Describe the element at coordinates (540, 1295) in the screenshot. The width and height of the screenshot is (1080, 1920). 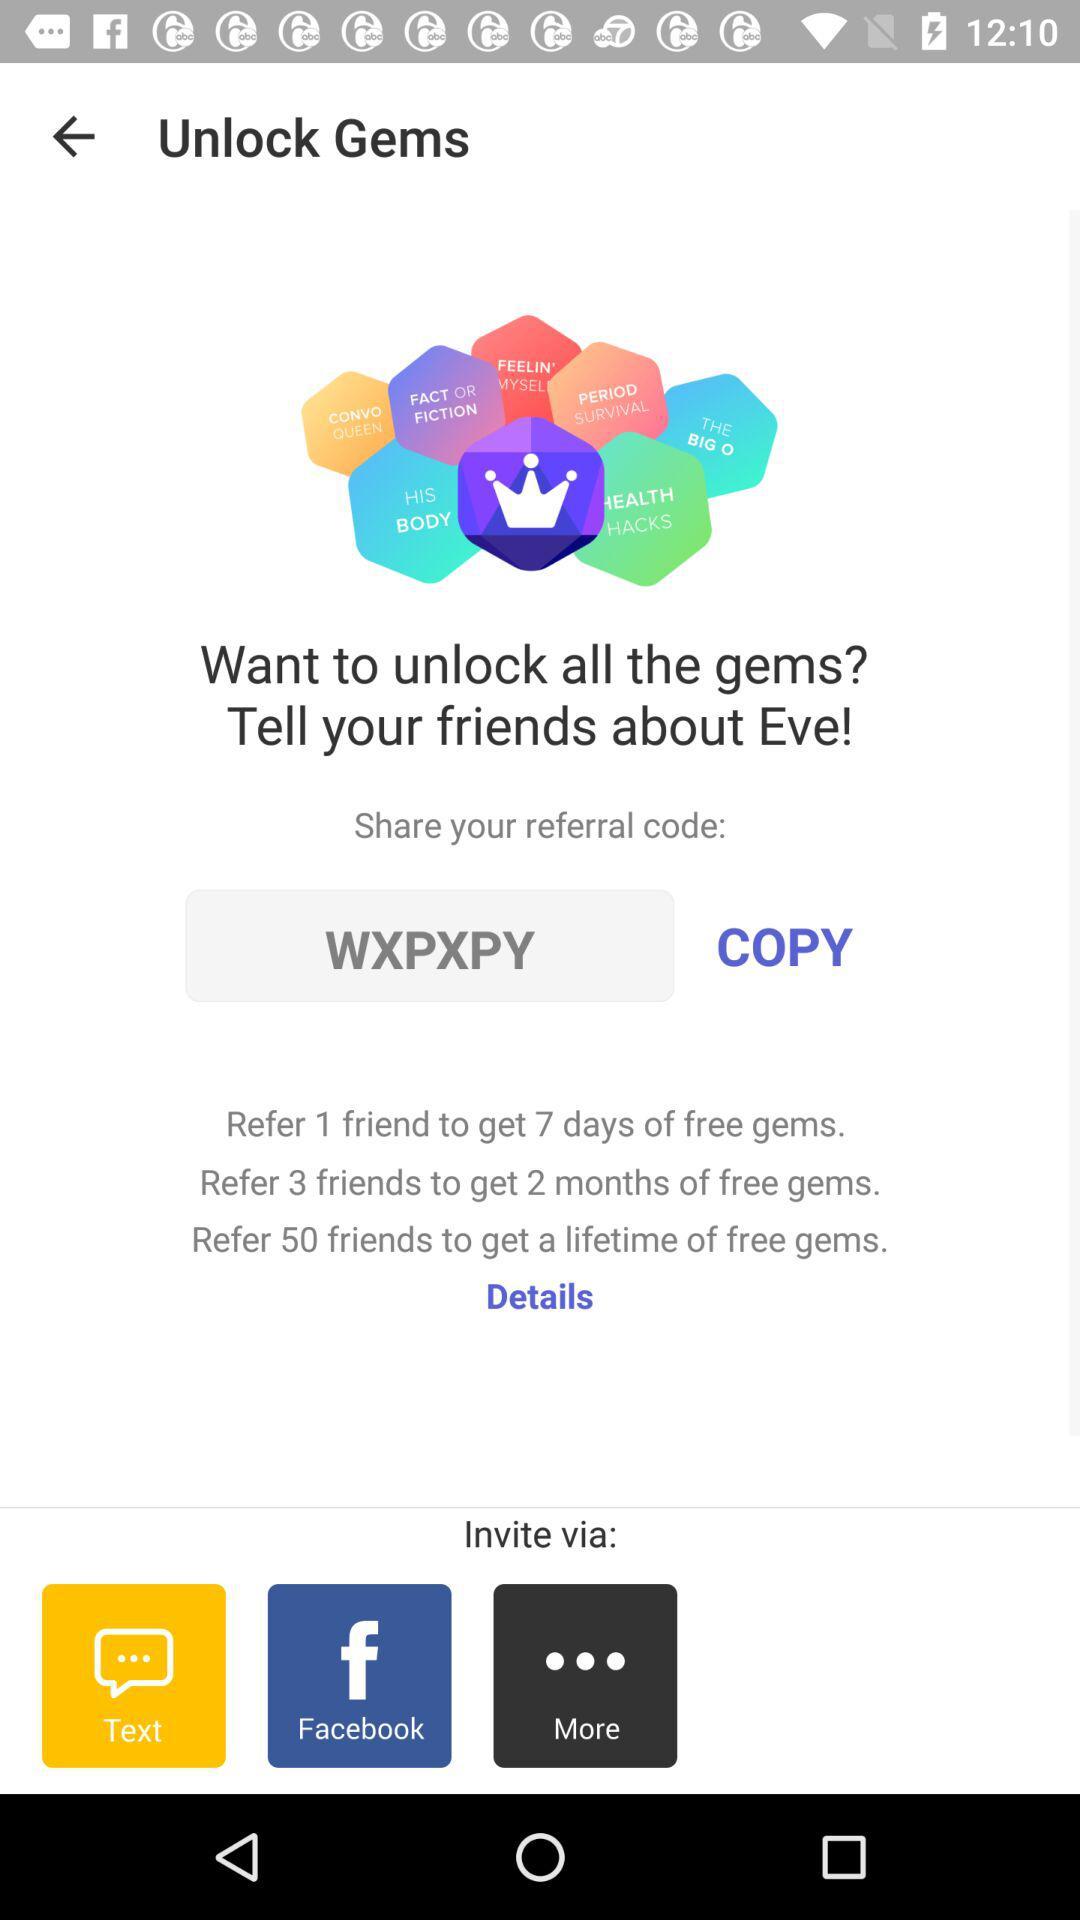
I see `item below the refer 1 friend icon` at that location.